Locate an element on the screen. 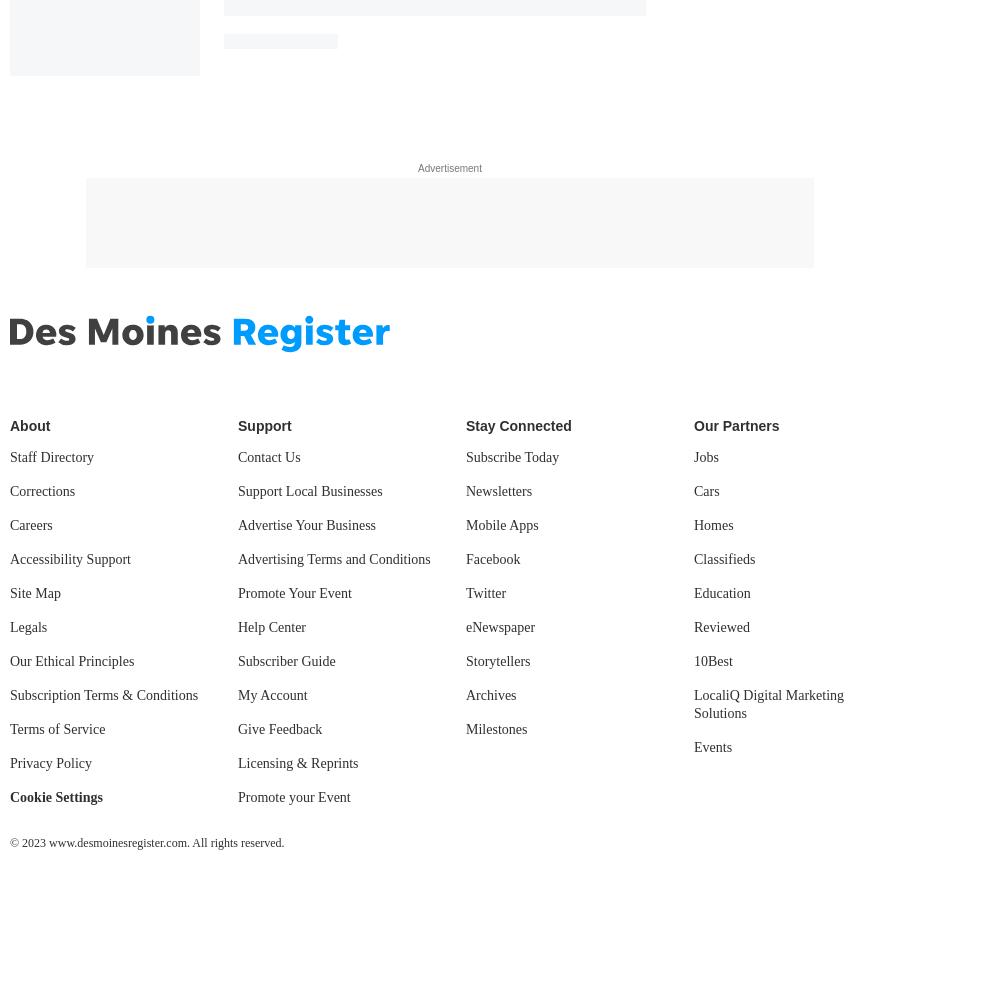  'Cookie Settings' is located at coordinates (10, 795).